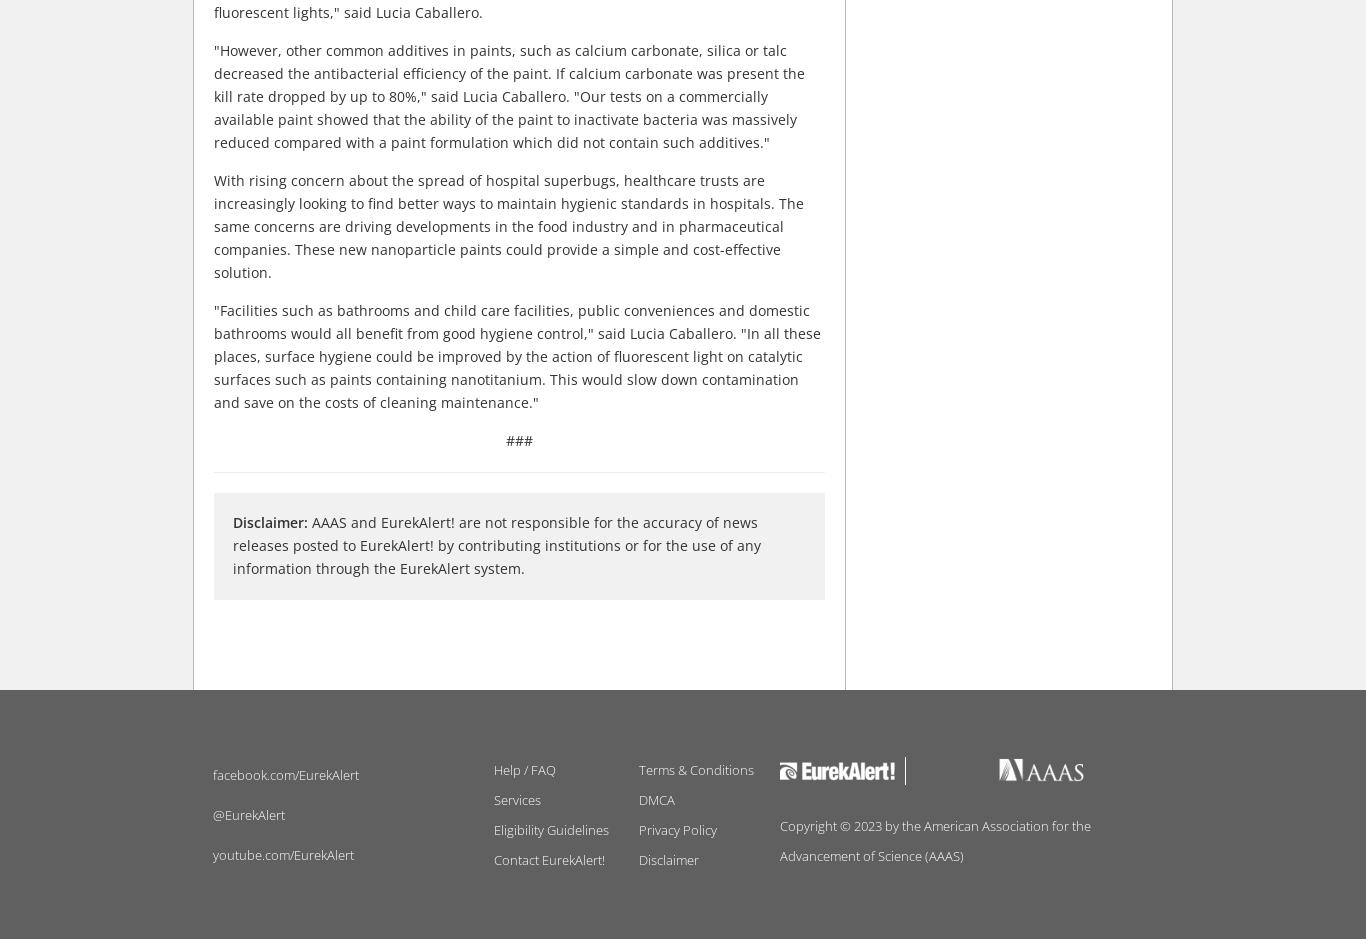  Describe the element at coordinates (934, 839) in the screenshot. I see `'Copyright © 2023 by the American Association for the Advancement of Science (AAAS)'` at that location.